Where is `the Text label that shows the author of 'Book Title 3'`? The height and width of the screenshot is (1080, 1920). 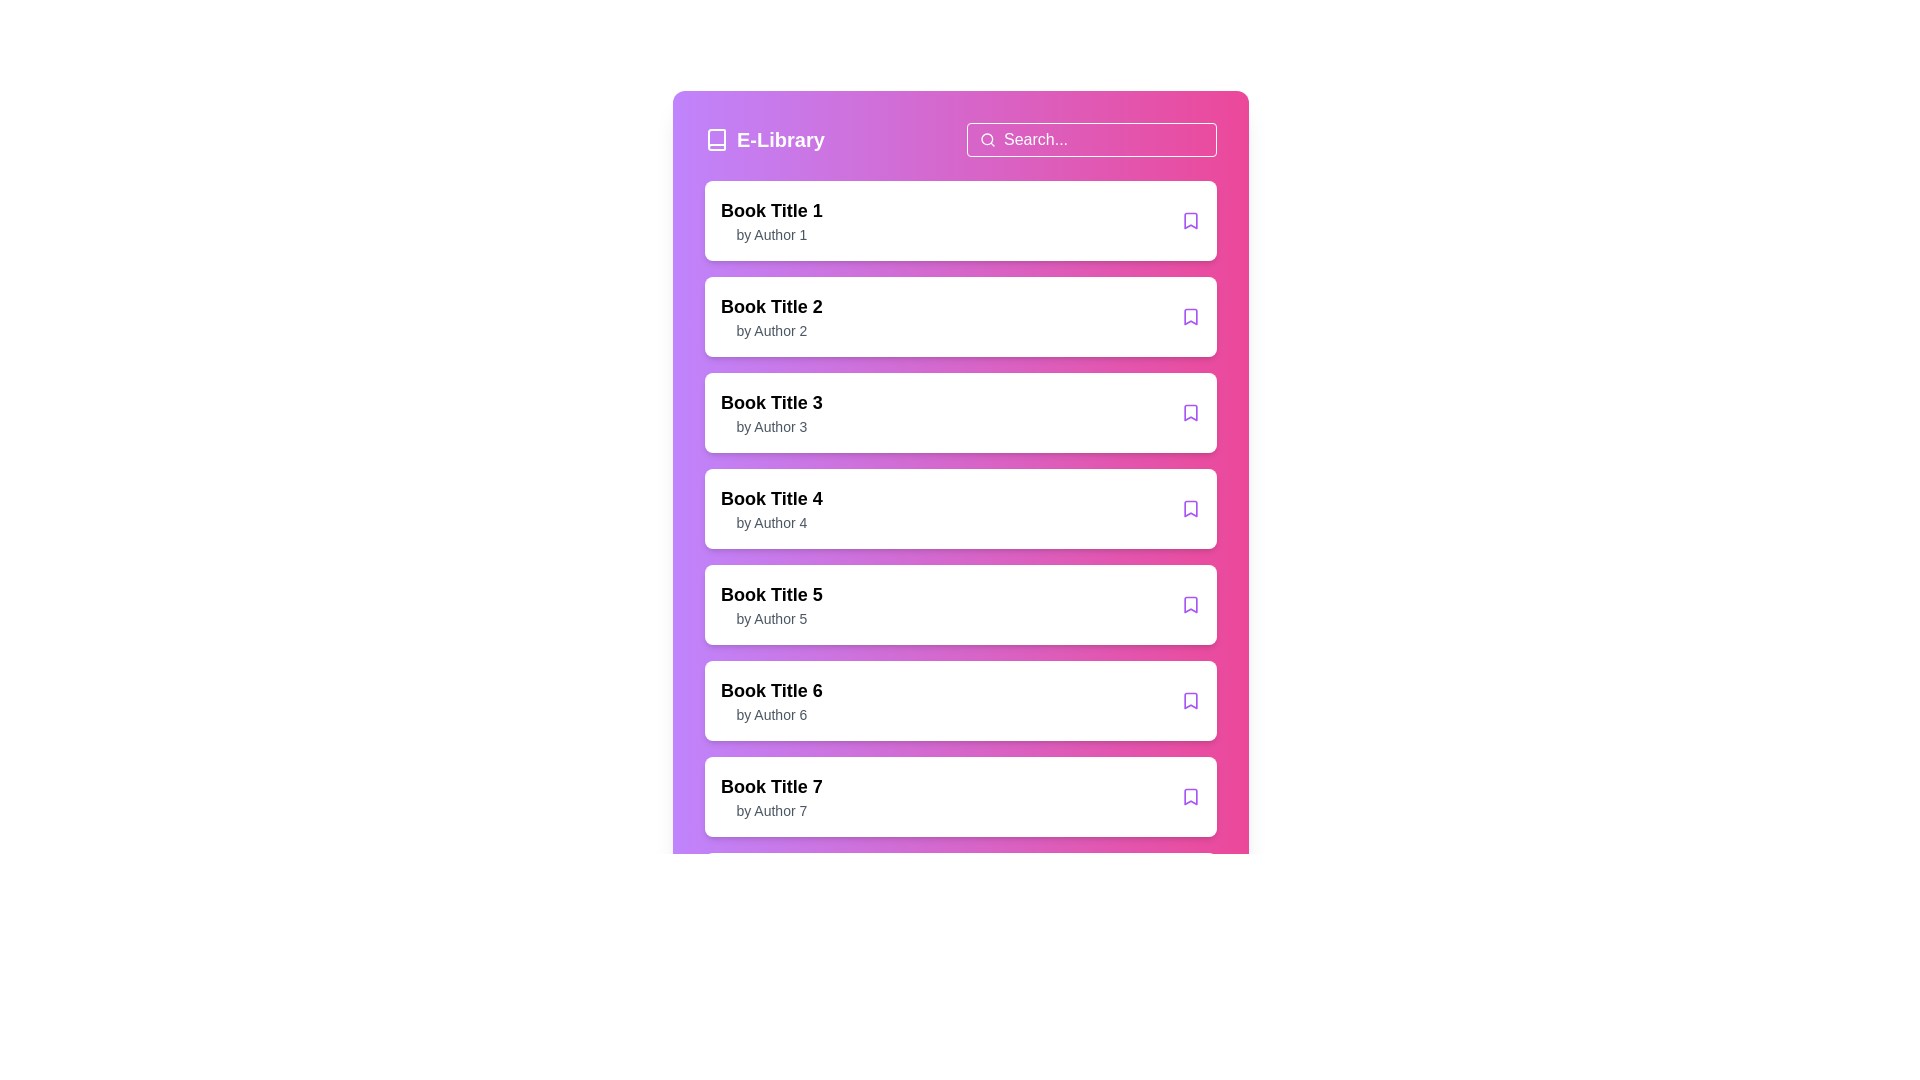
the Text label that shows the author of 'Book Title 3' is located at coordinates (770, 426).